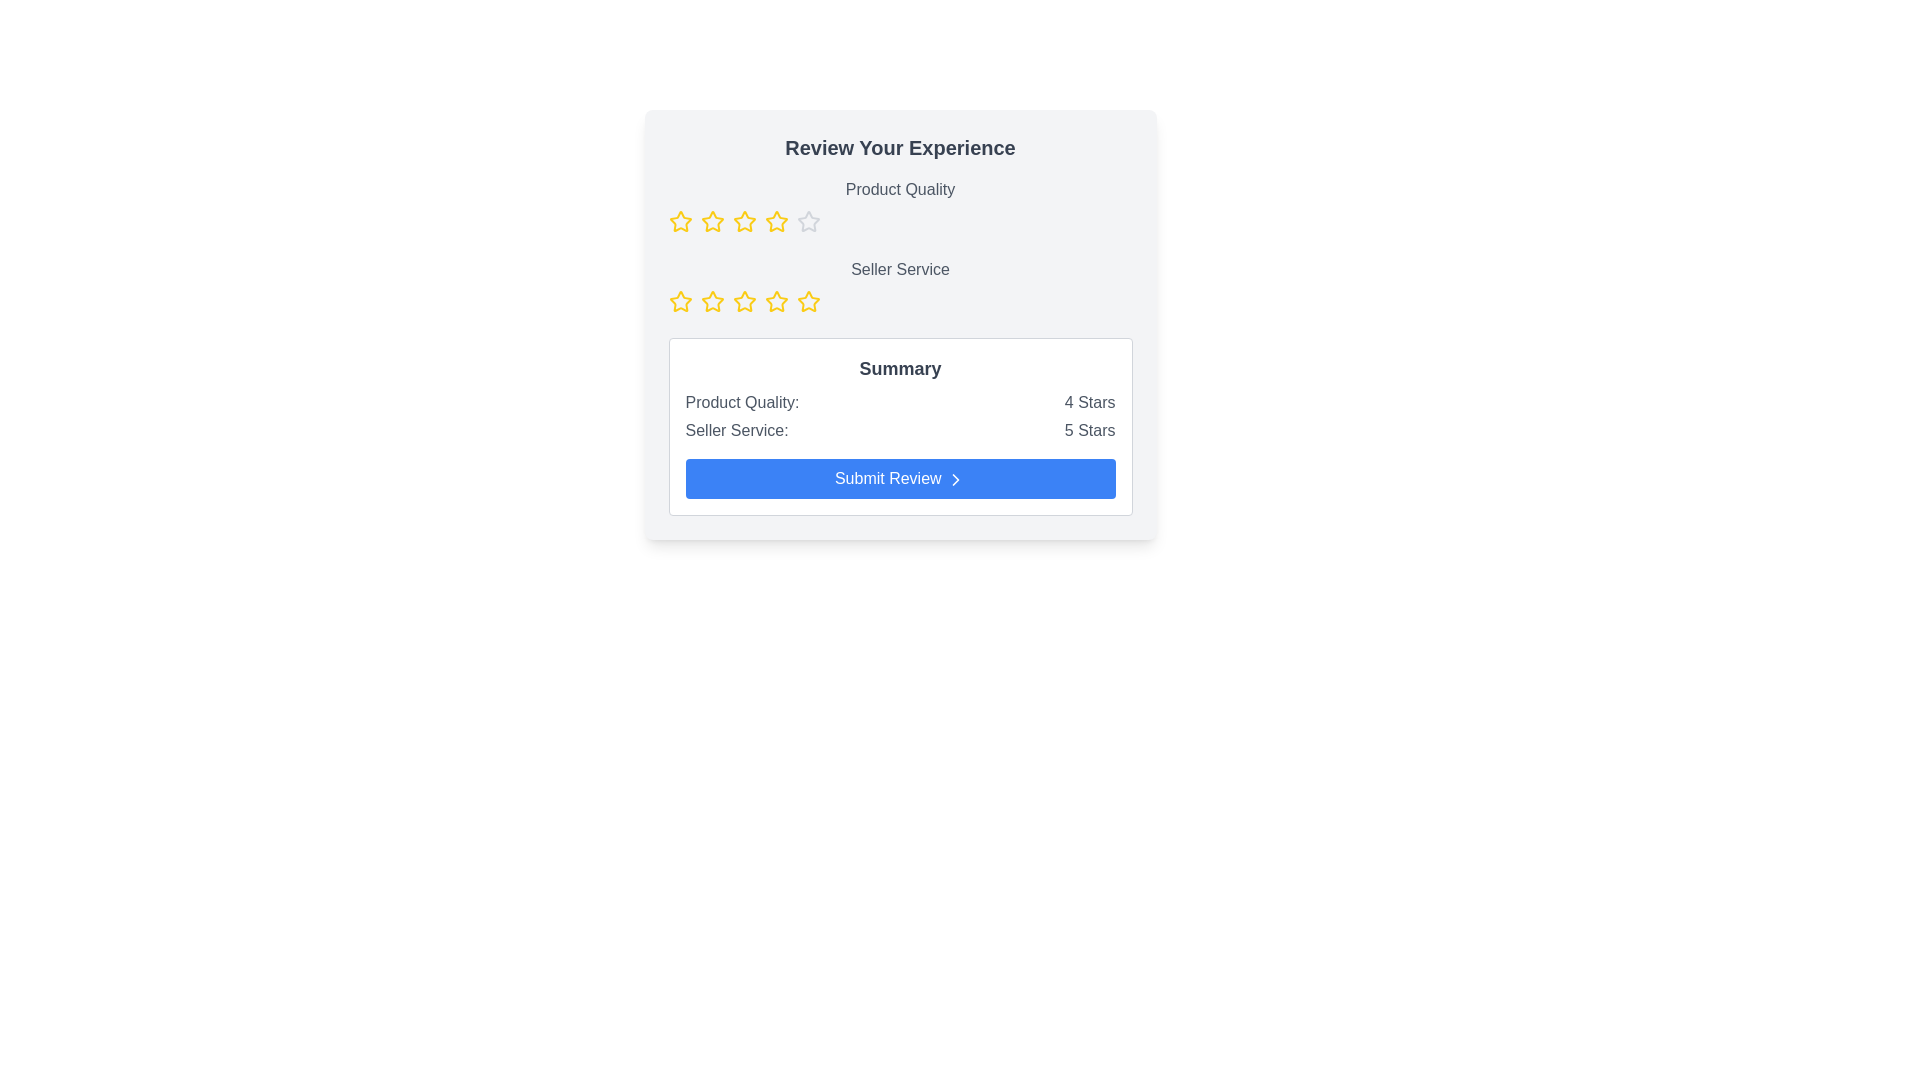 This screenshot has height=1080, width=1920. Describe the element at coordinates (680, 301) in the screenshot. I see `the first star icon in the rating selector` at that location.